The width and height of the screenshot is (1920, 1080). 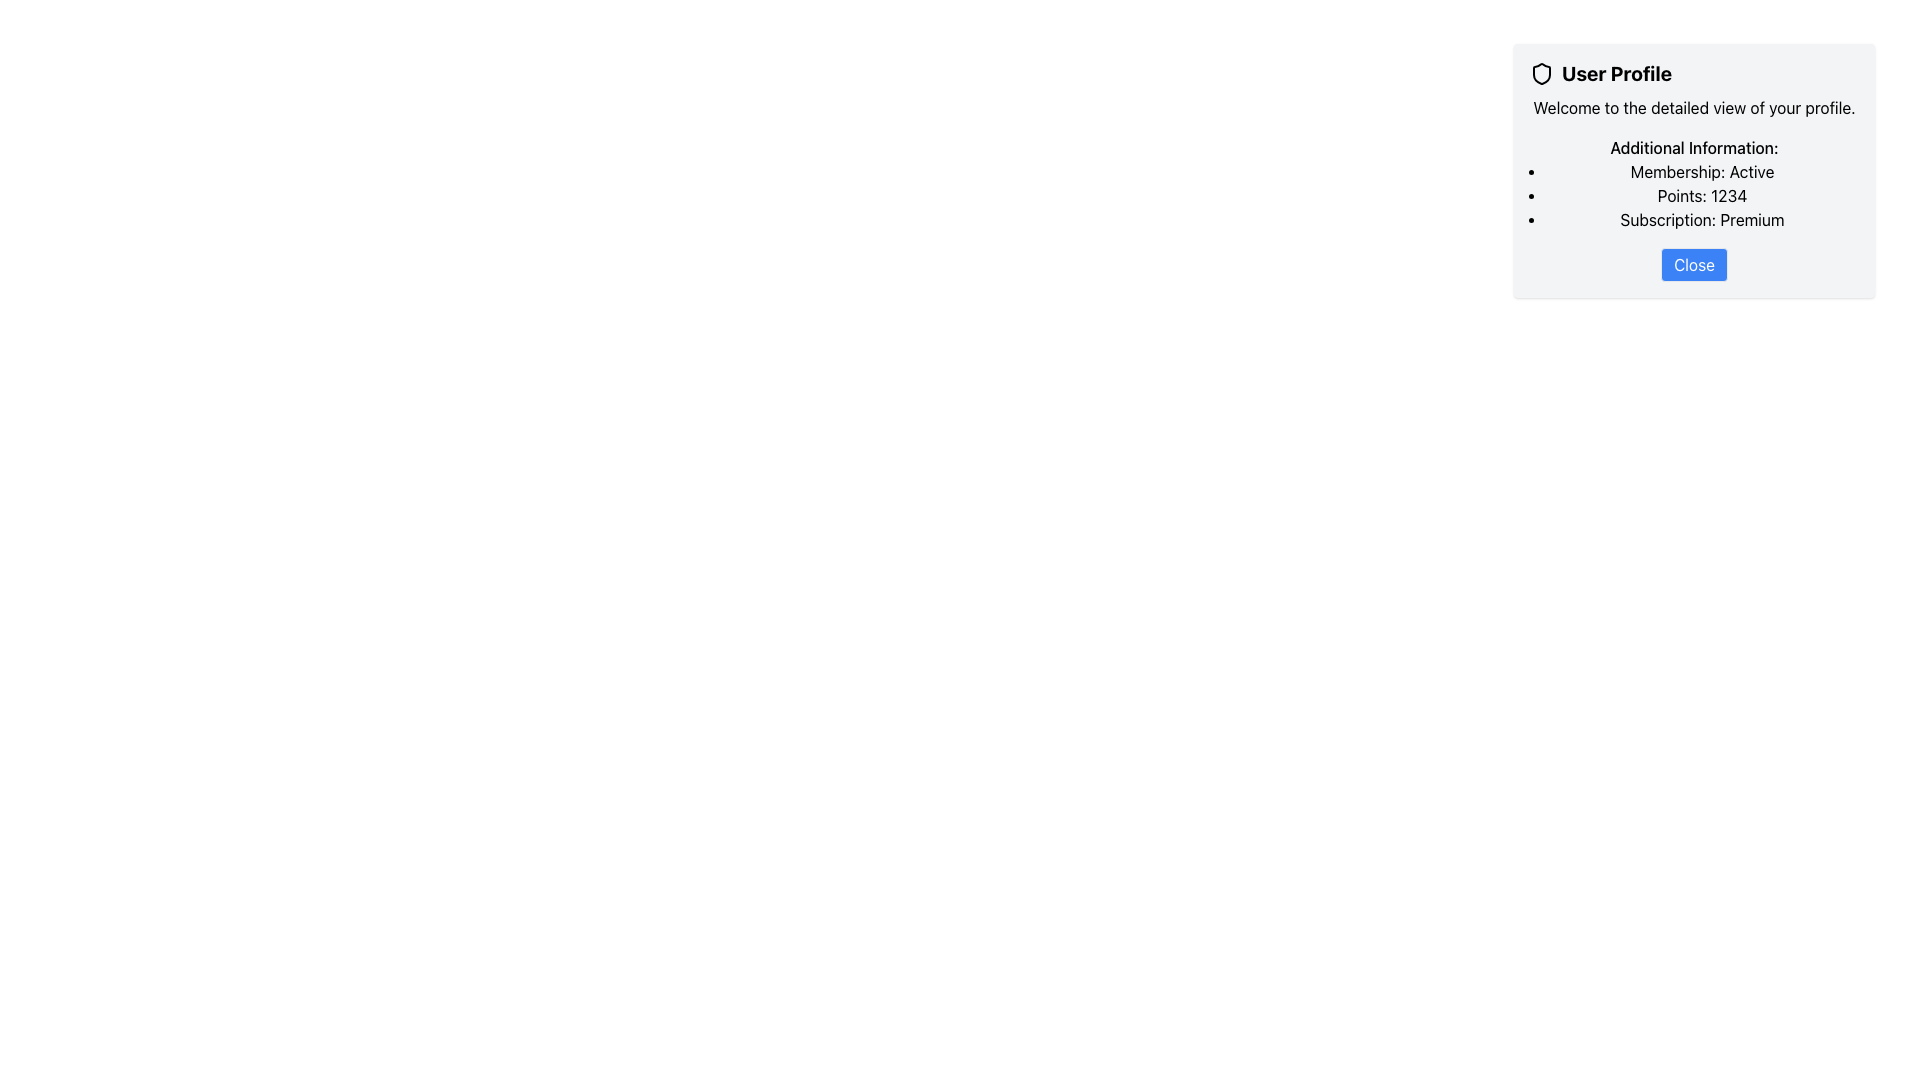 What do you see at coordinates (1693, 264) in the screenshot?
I see `the close button at the bottom of the 'User Profile' card` at bounding box center [1693, 264].